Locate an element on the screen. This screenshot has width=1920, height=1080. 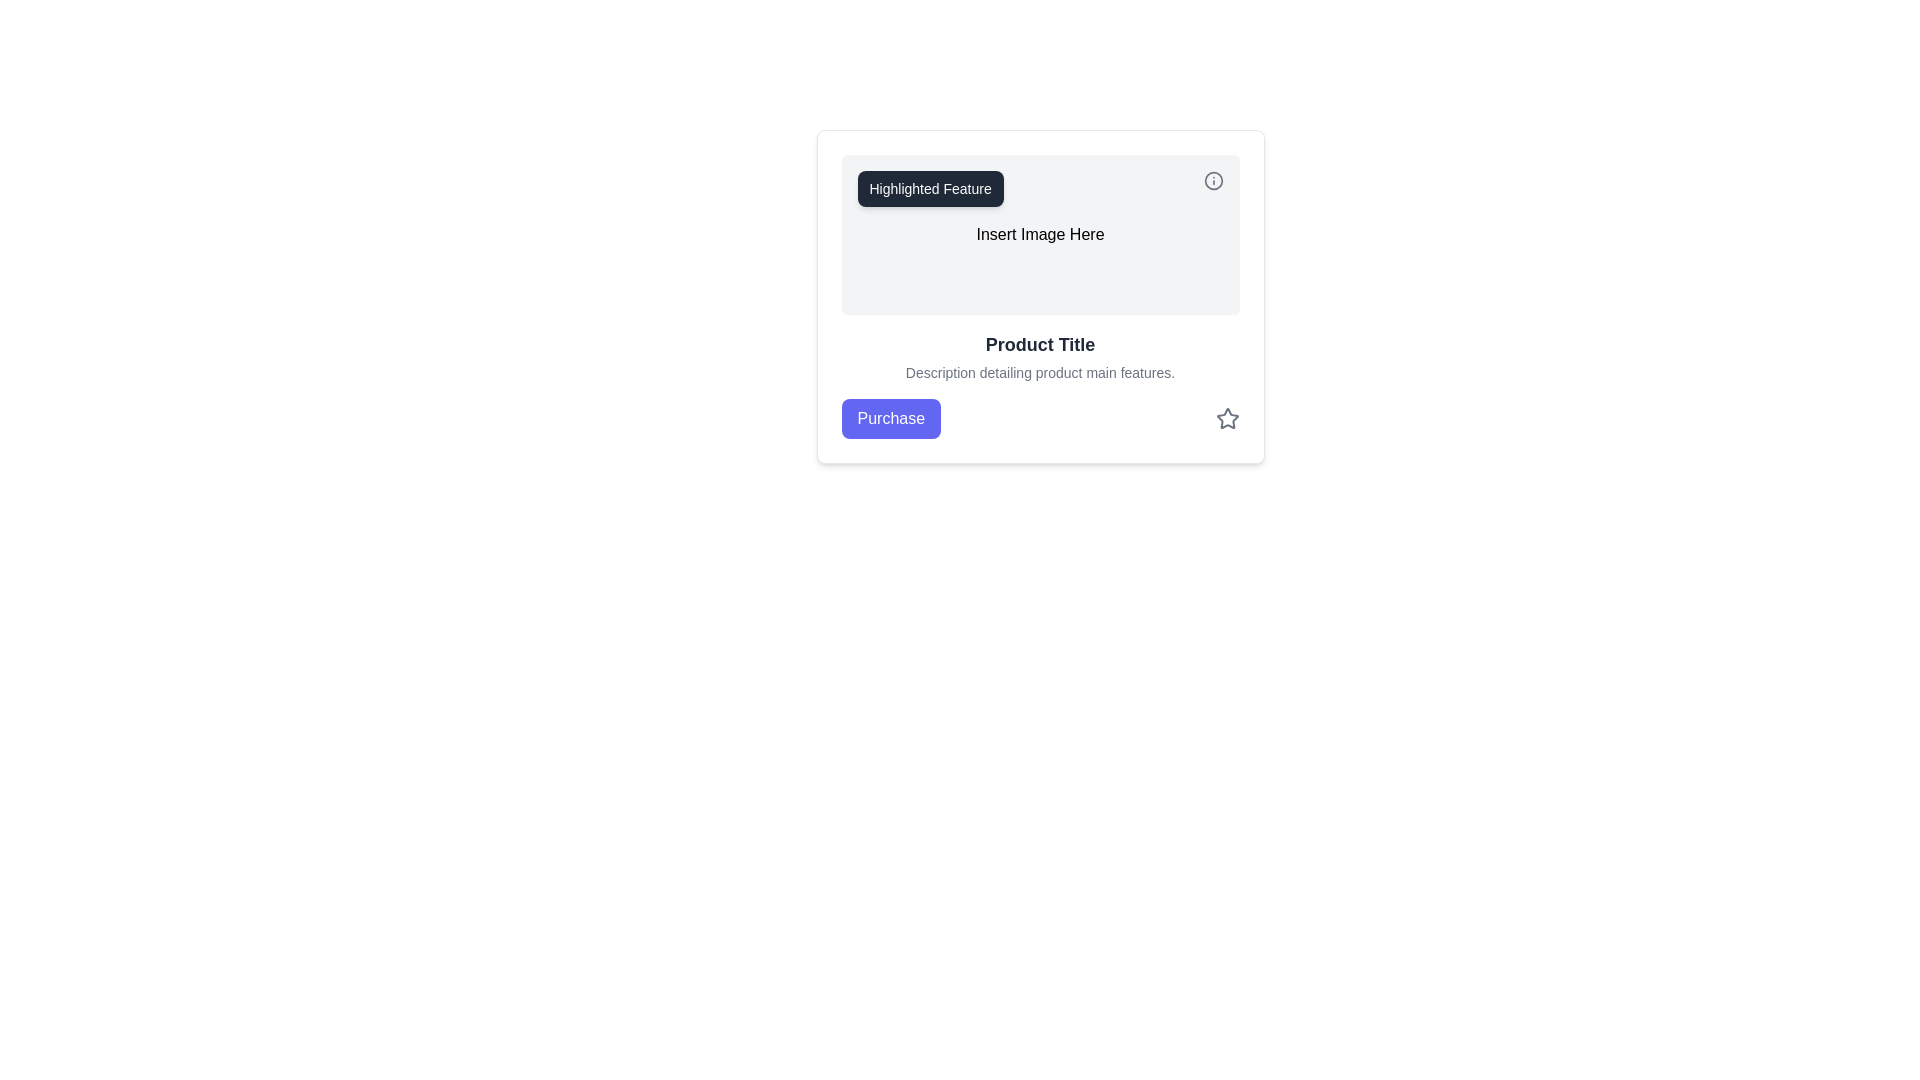
the Star icon located at the bottom-right of the card, adjacent to the 'Purchase' button, which is used for rating functionality is located at coordinates (1226, 416).